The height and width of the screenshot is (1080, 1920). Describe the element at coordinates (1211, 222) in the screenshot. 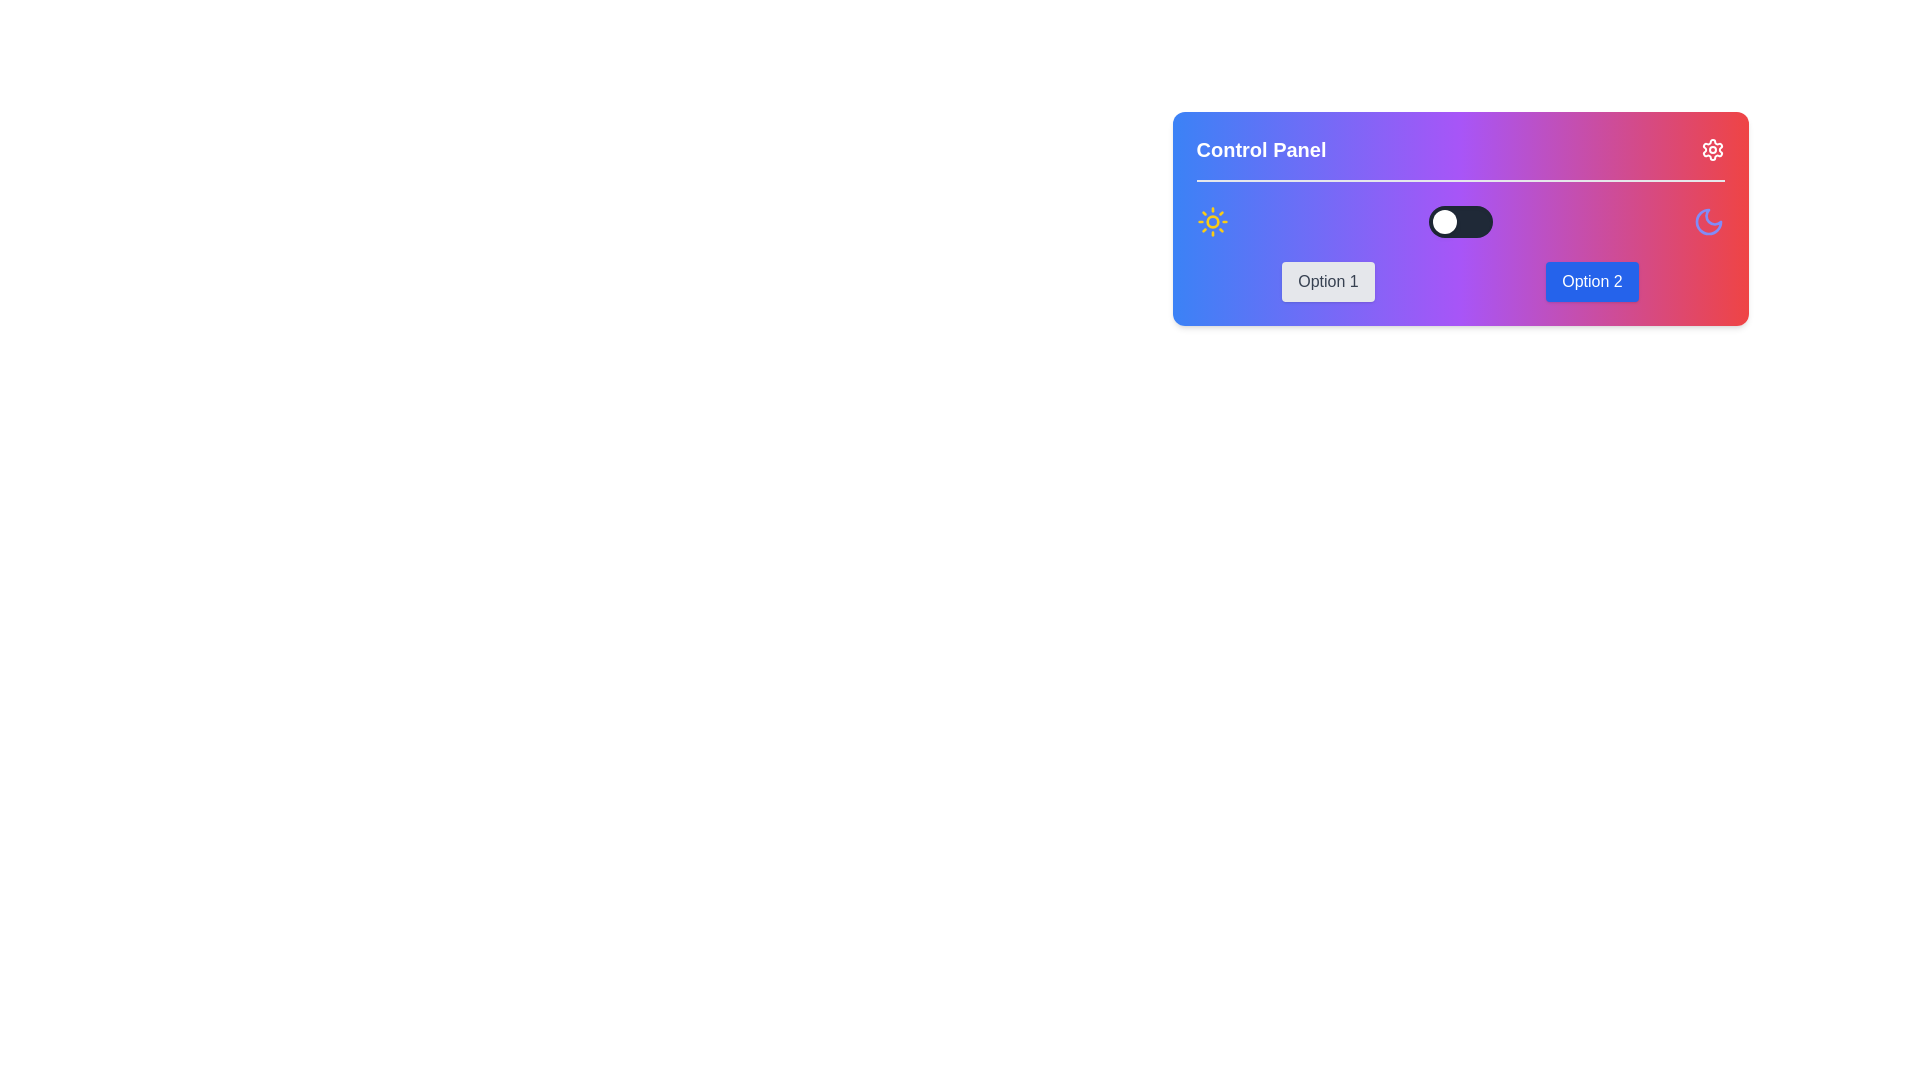

I see `the sun icon located in the top left corner of the control panel` at that location.